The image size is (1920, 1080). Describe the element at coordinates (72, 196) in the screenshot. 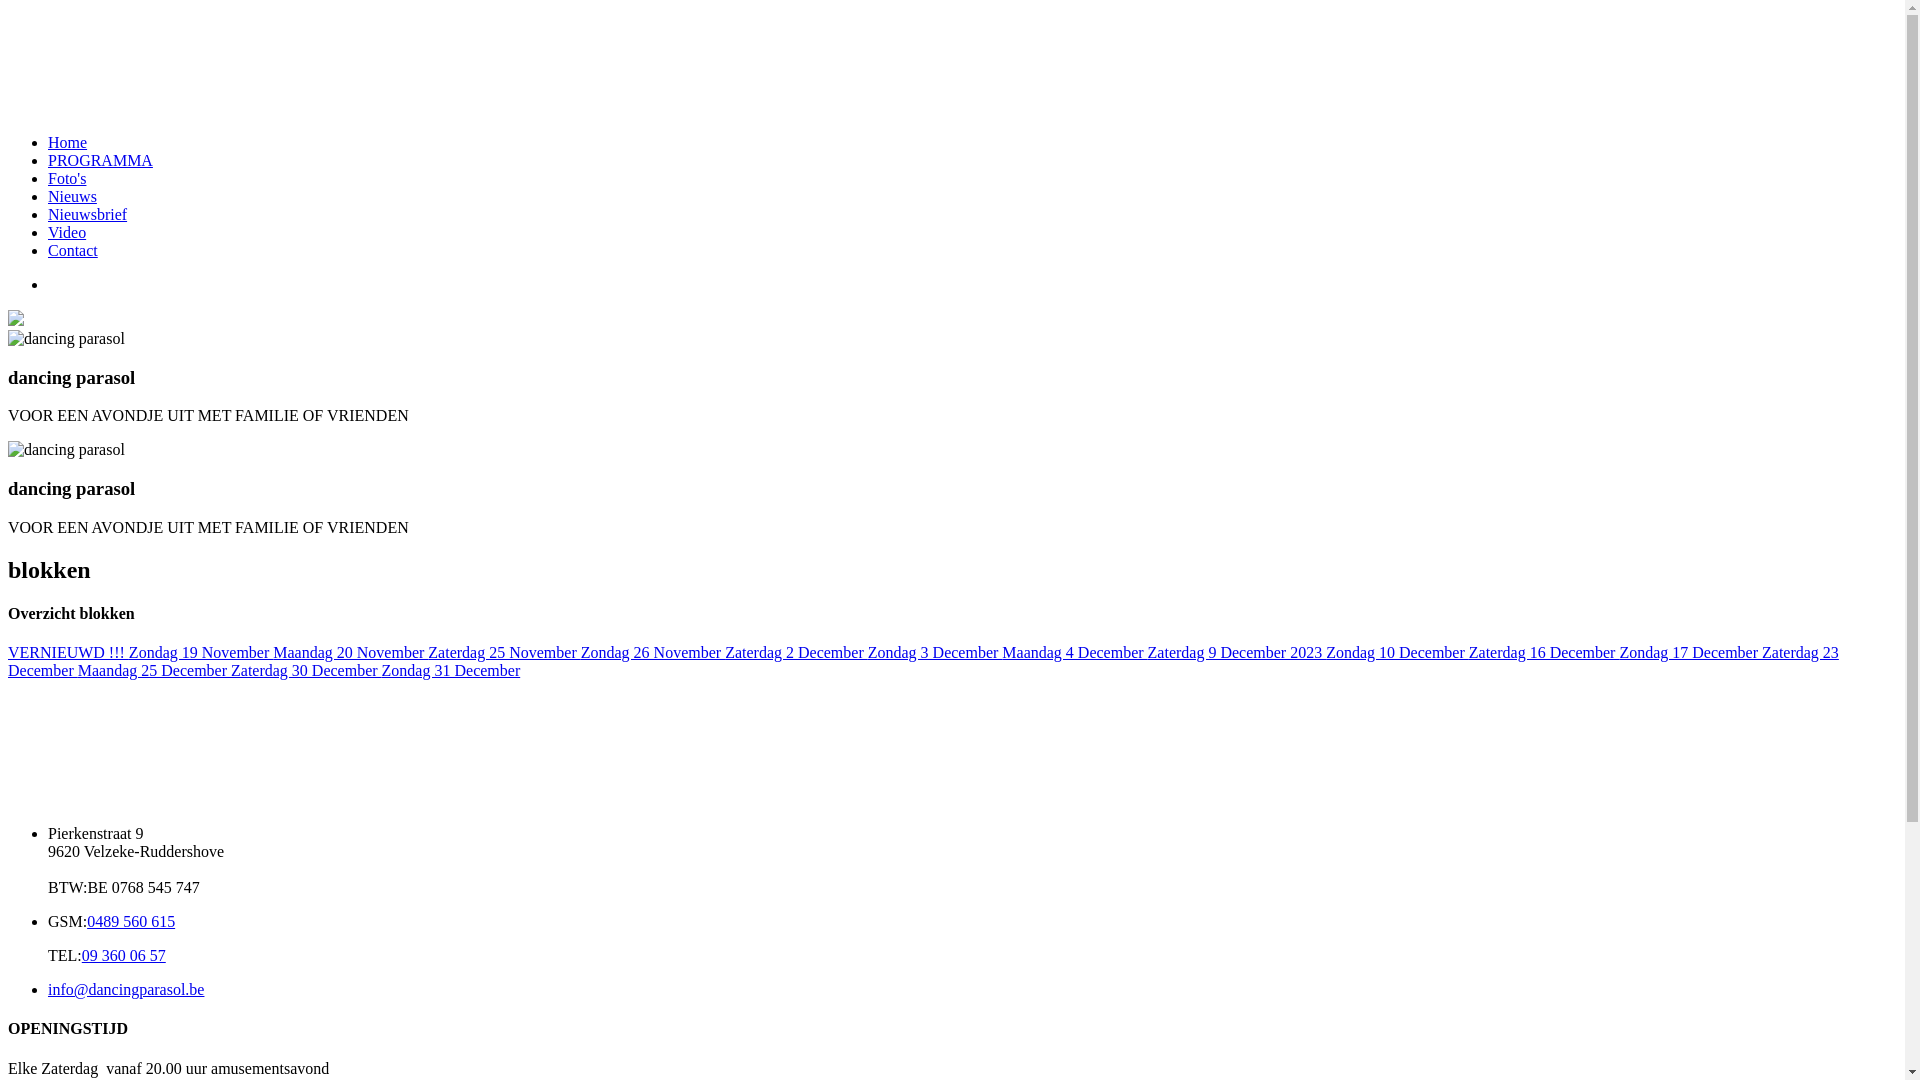

I see `'Nieuws'` at that location.